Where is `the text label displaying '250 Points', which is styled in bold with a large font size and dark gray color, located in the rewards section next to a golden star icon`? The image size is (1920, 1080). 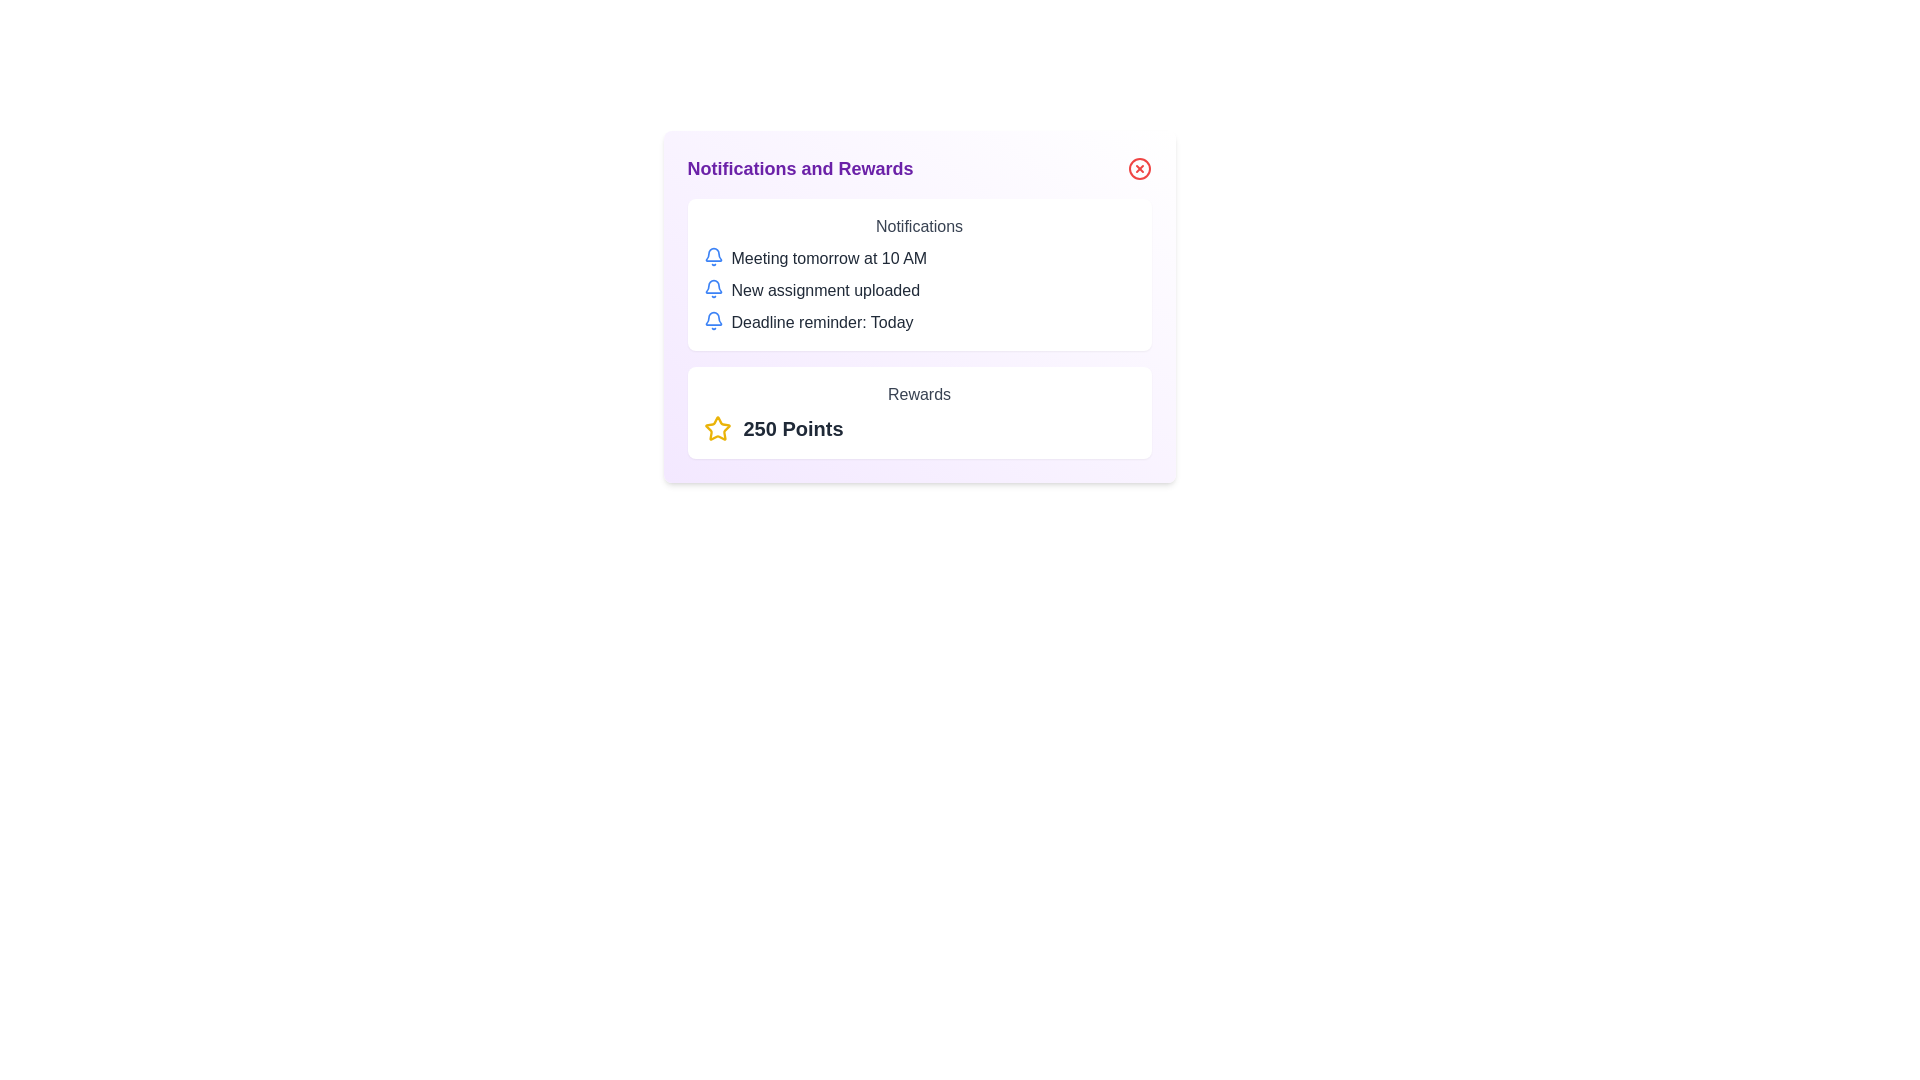 the text label displaying '250 Points', which is styled in bold with a large font size and dark gray color, located in the rewards section next to a golden star icon is located at coordinates (792, 427).